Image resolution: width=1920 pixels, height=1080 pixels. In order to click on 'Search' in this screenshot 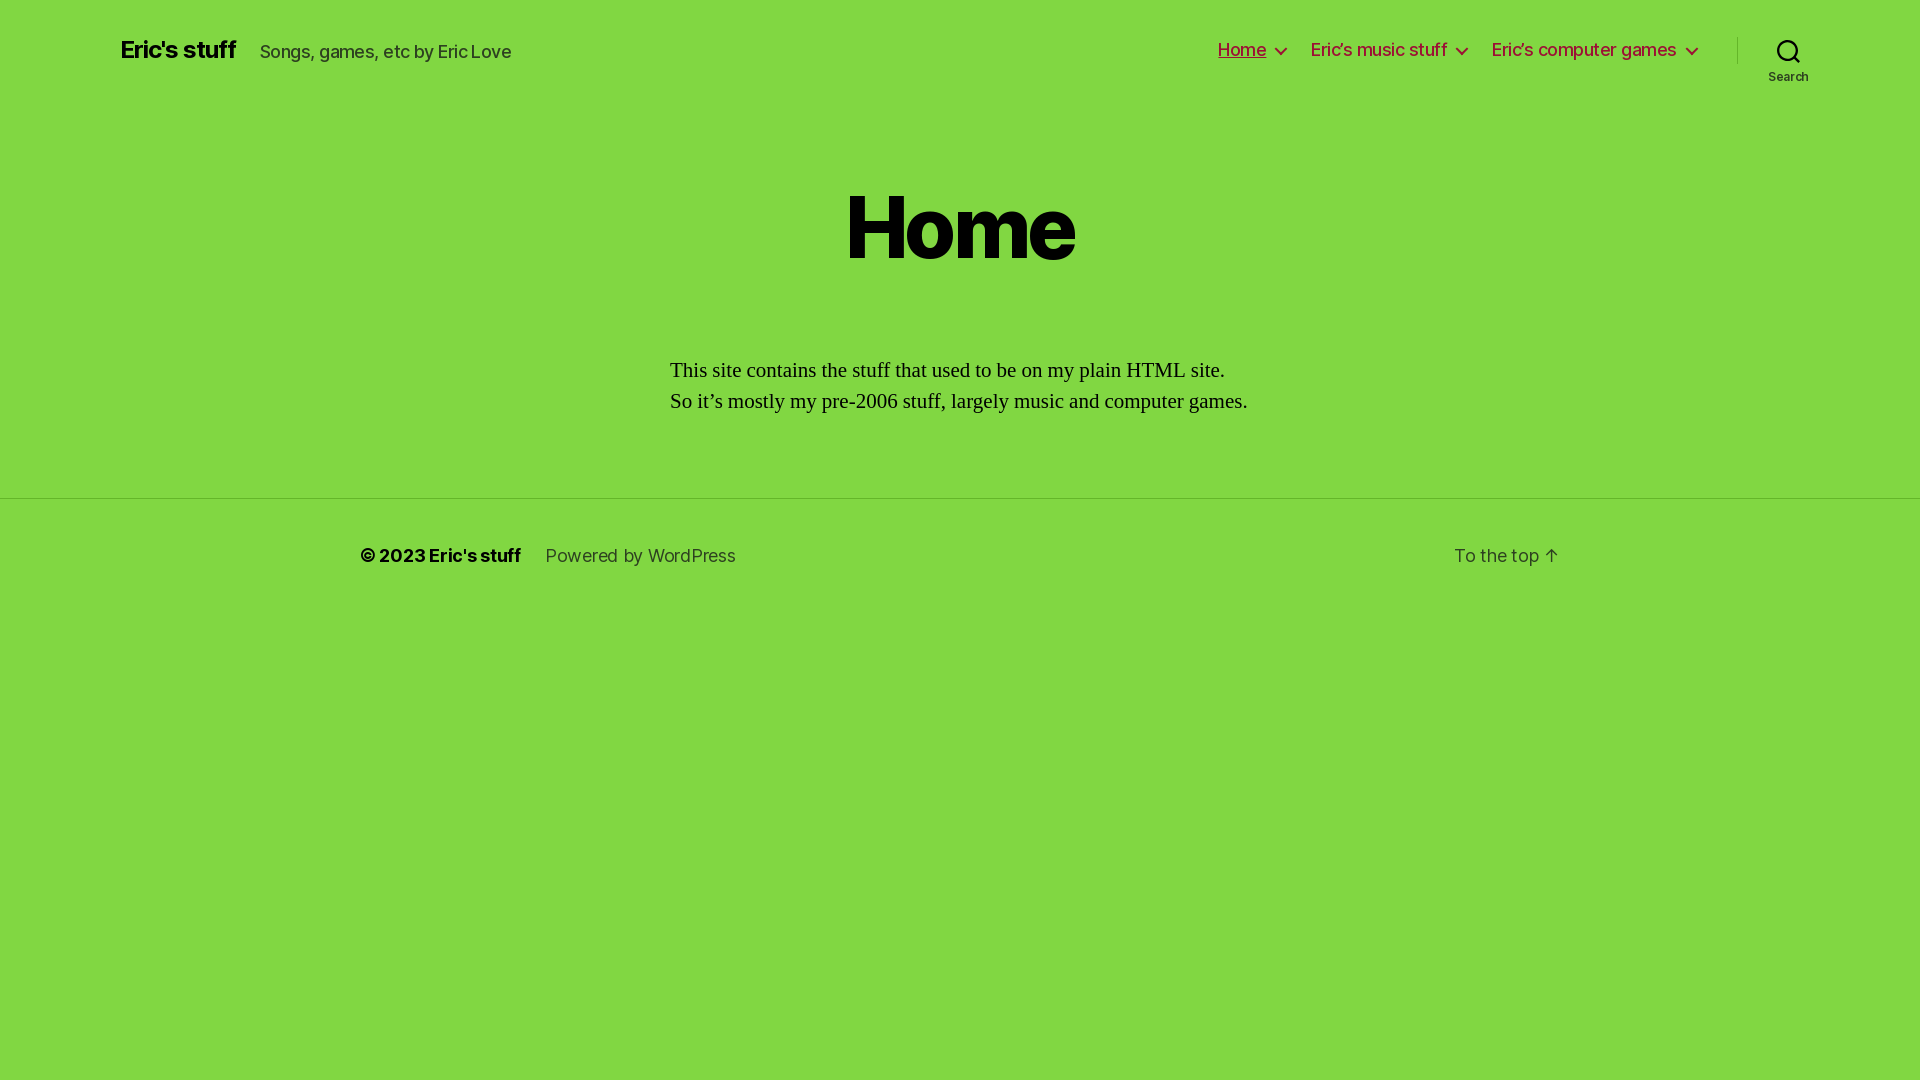, I will do `click(1736, 49)`.